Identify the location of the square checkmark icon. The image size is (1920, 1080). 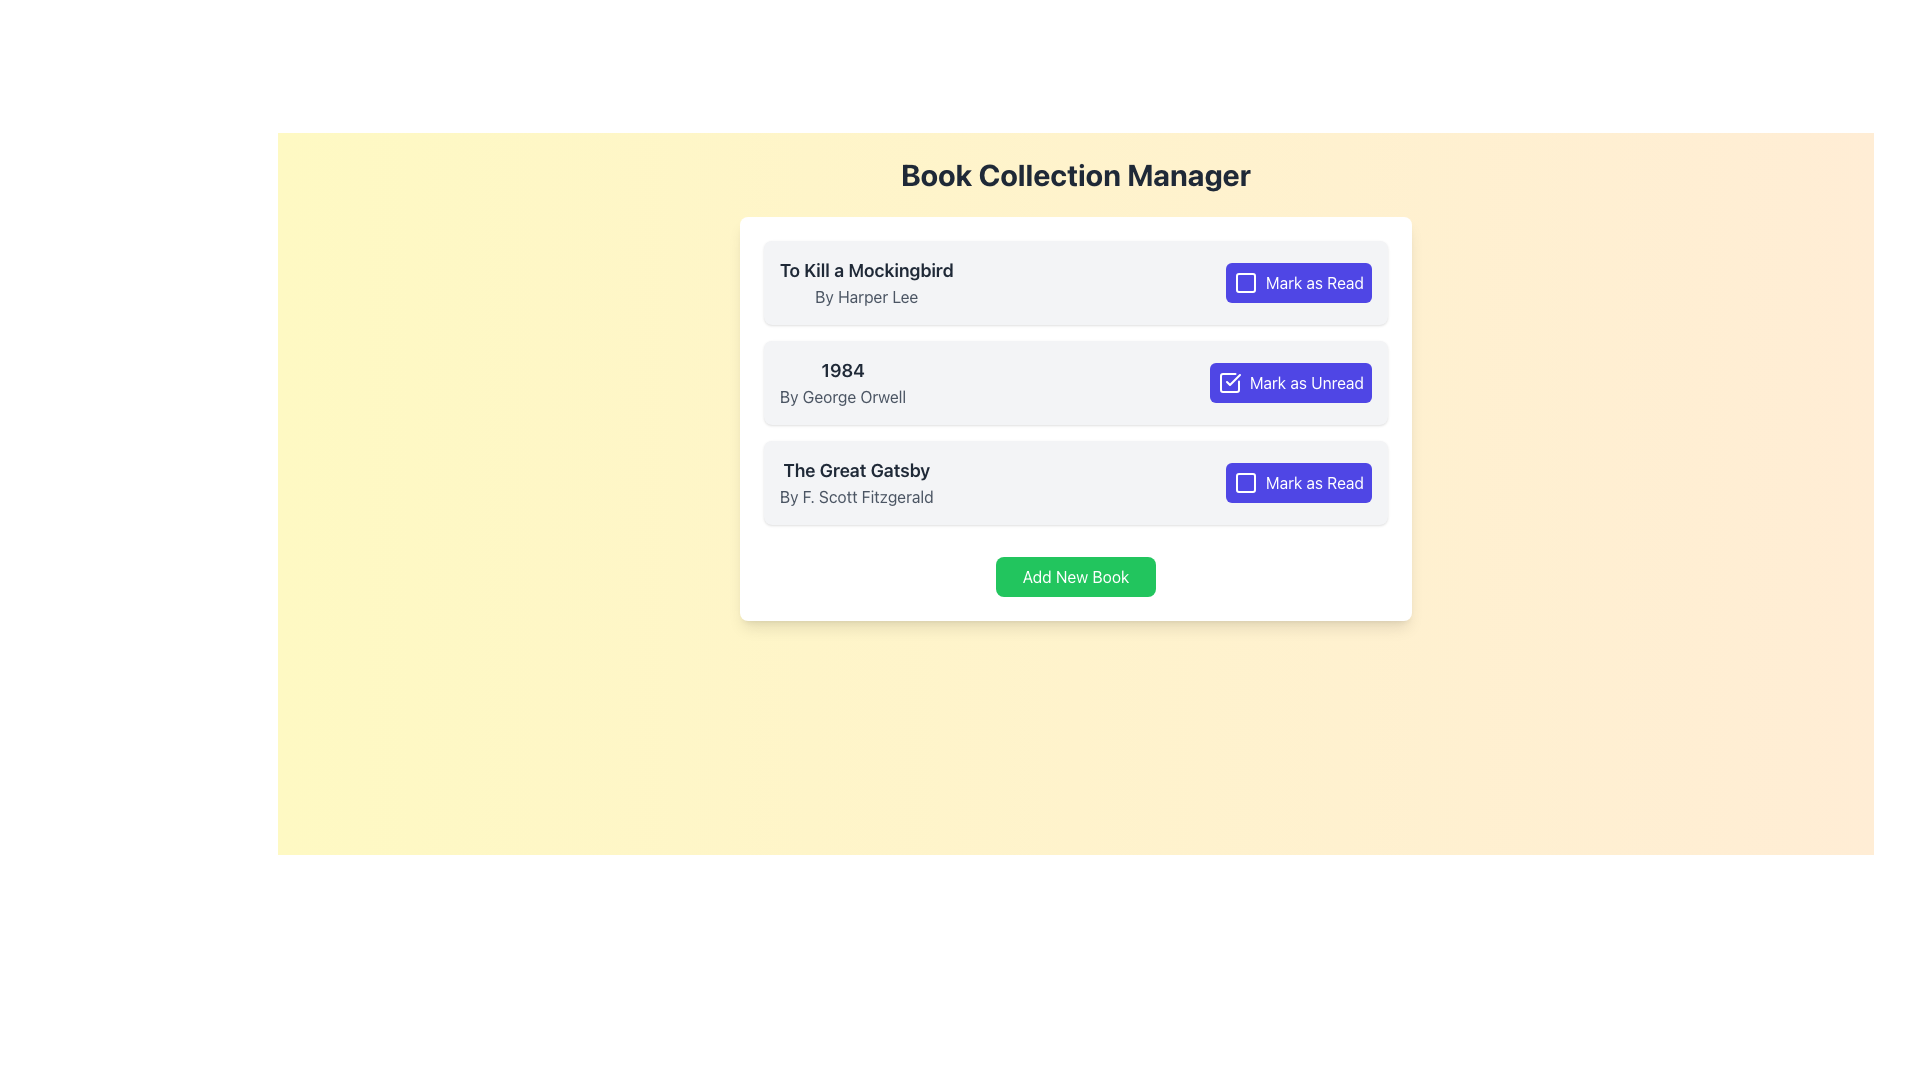
(1228, 382).